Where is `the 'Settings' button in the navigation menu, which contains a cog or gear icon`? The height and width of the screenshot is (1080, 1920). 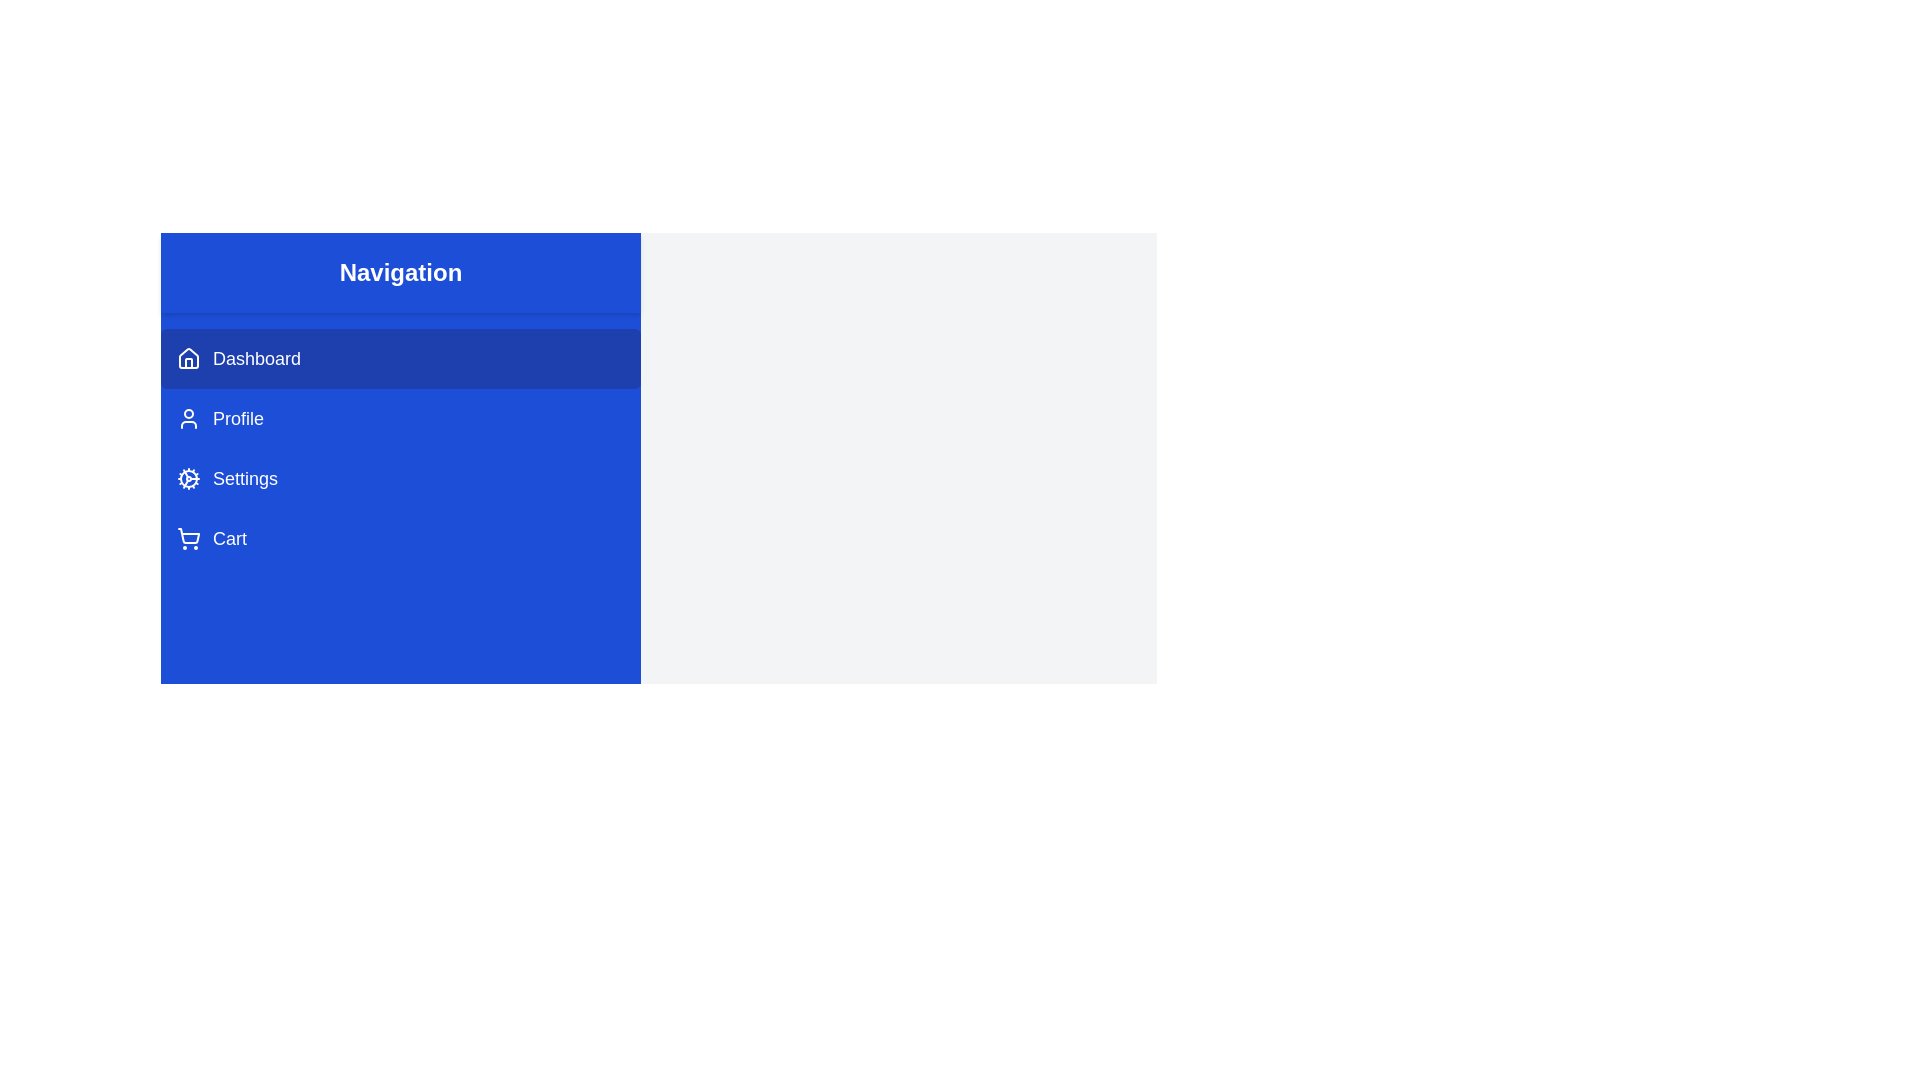 the 'Settings' button in the navigation menu, which contains a cog or gear icon is located at coordinates (188, 478).